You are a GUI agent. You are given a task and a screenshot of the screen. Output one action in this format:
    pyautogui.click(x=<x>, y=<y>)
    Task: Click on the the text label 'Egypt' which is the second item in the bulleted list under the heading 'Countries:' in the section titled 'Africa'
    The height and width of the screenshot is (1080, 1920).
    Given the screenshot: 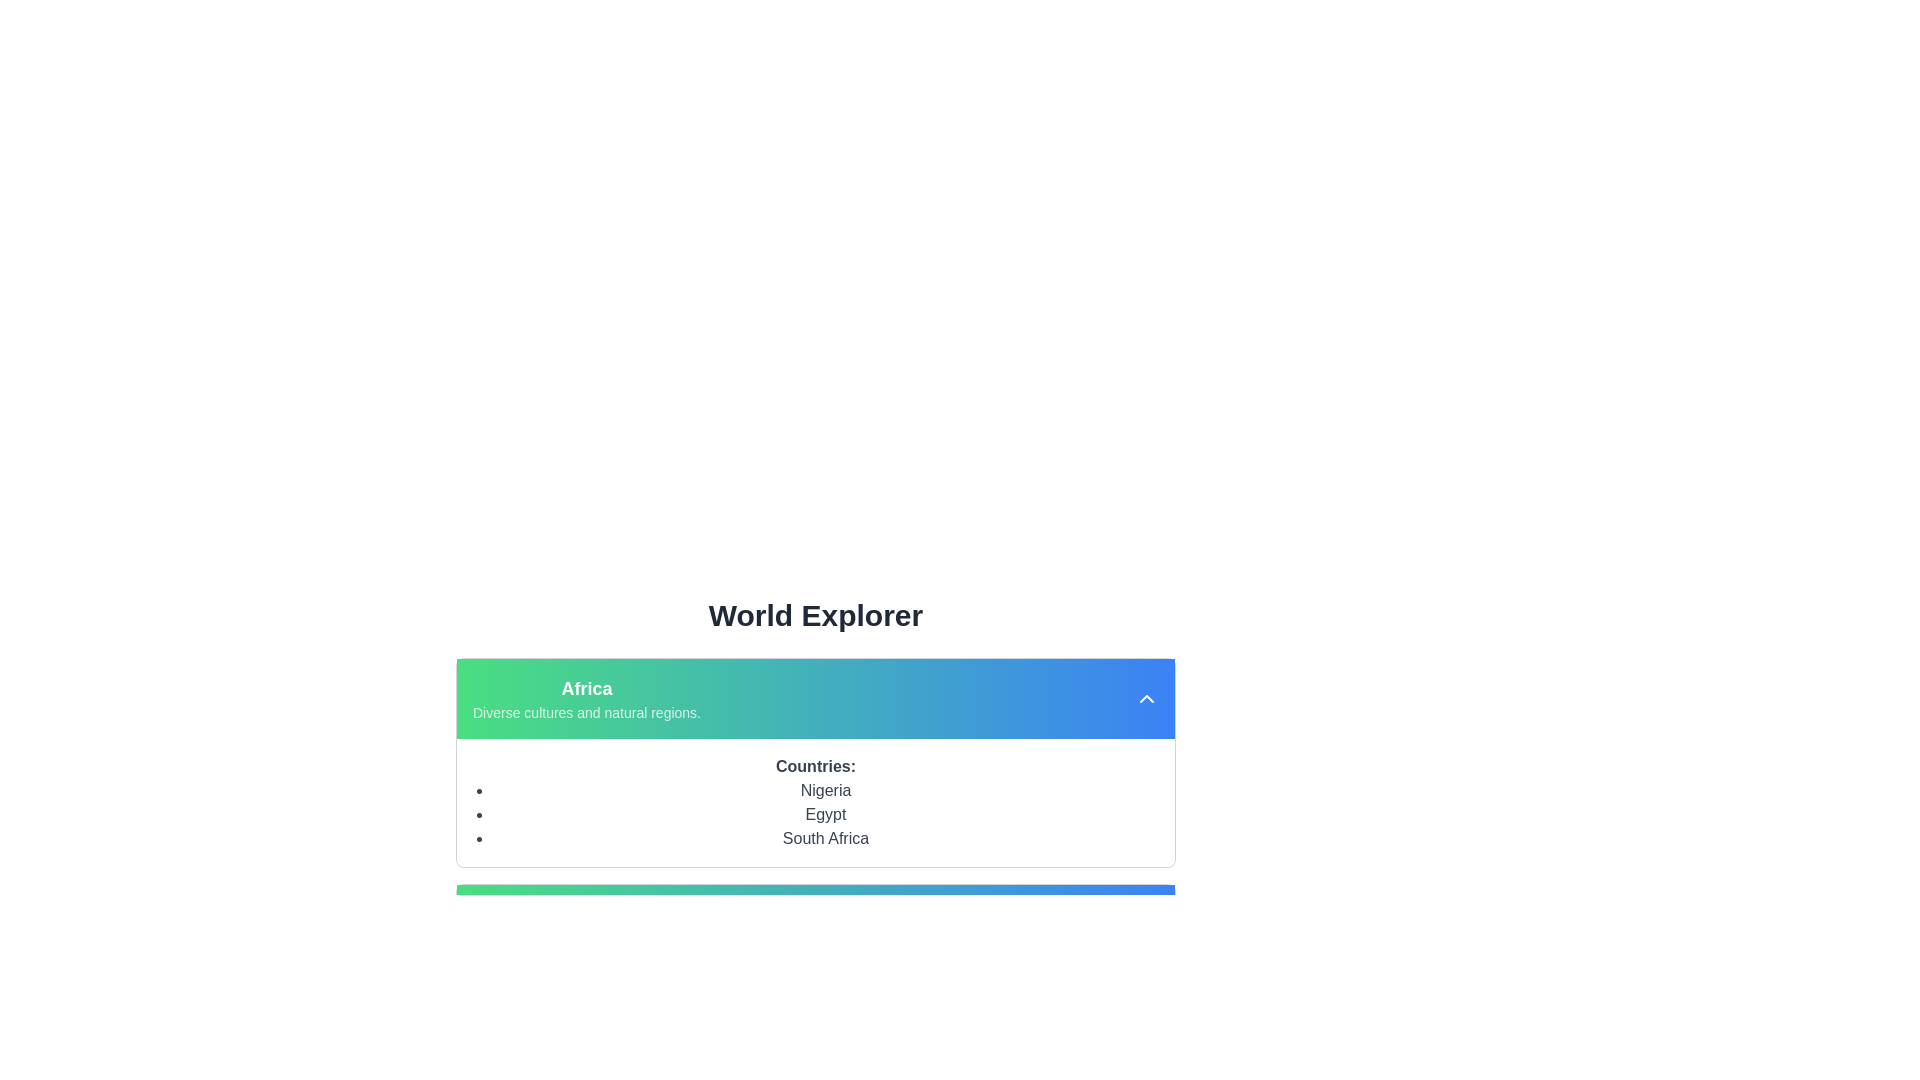 What is the action you would take?
    pyautogui.click(x=825, y=814)
    